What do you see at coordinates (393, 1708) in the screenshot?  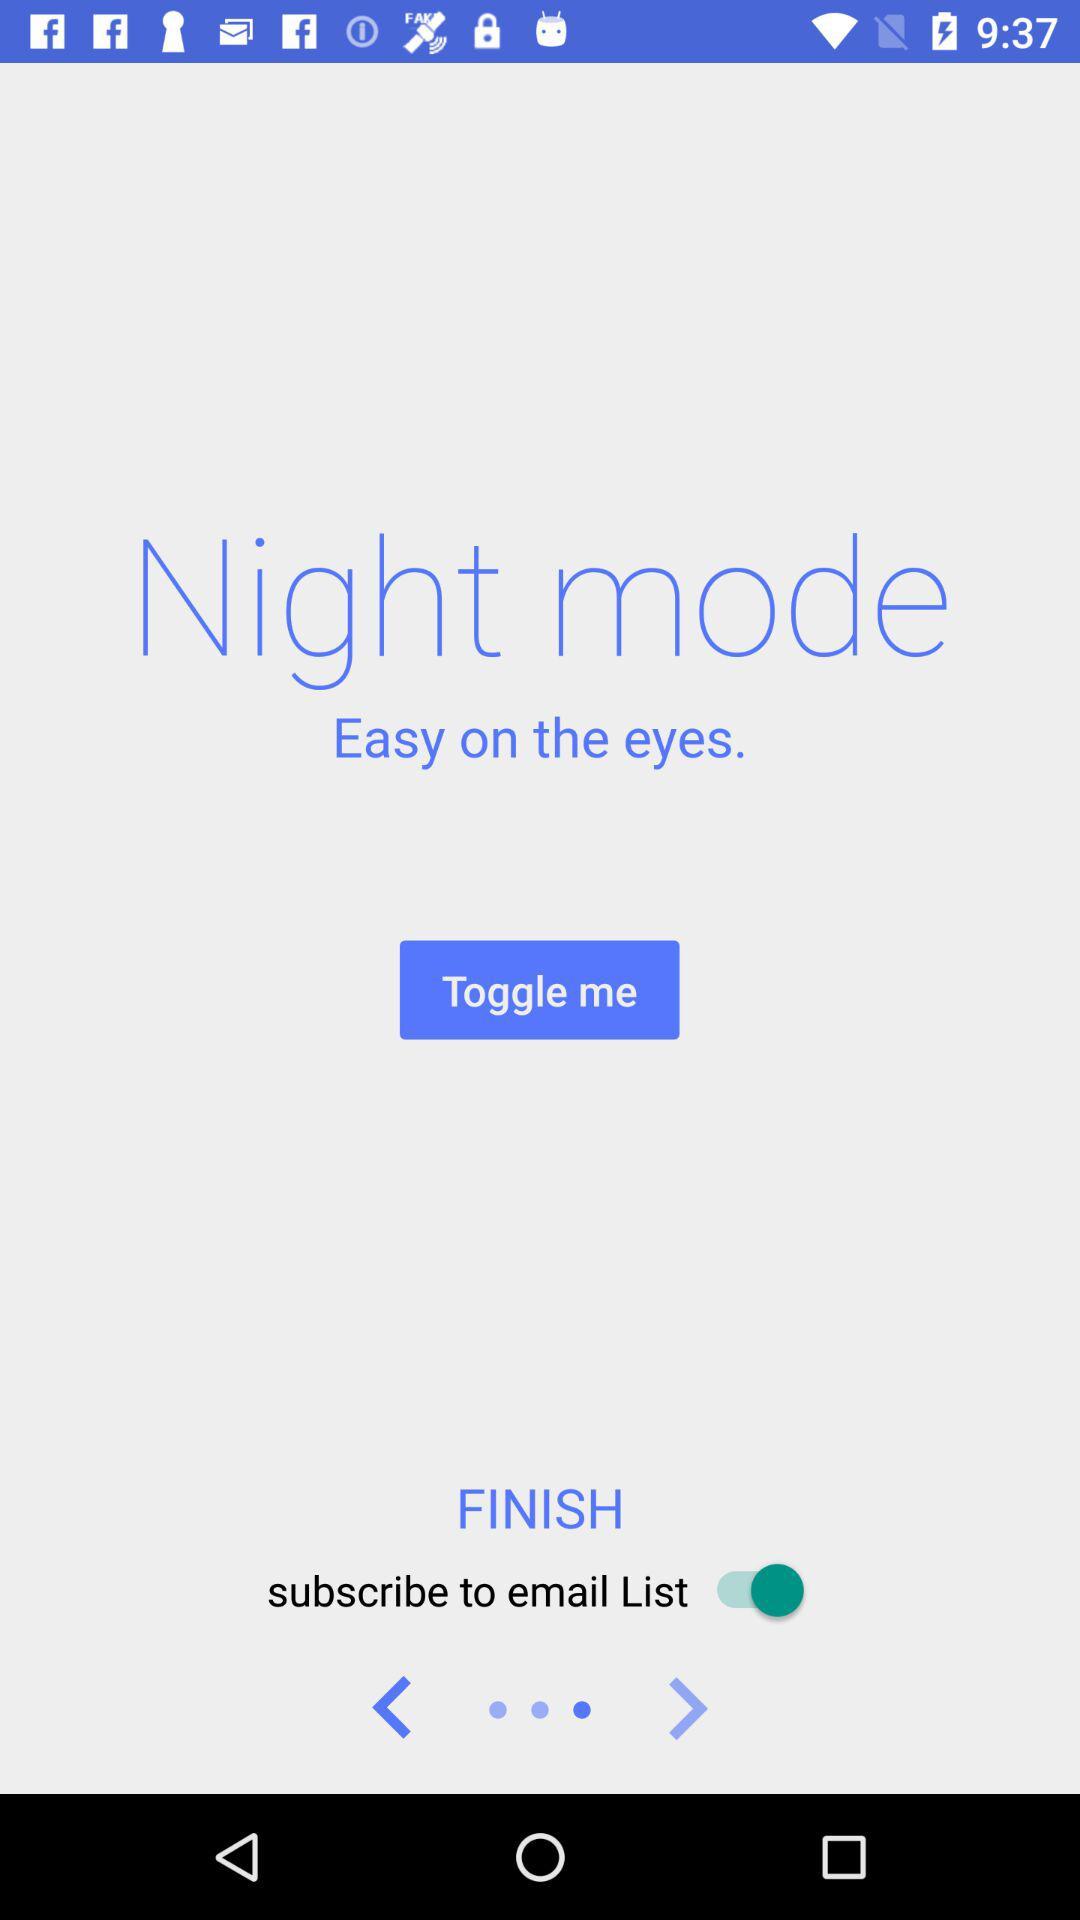 I see `previous page` at bounding box center [393, 1708].